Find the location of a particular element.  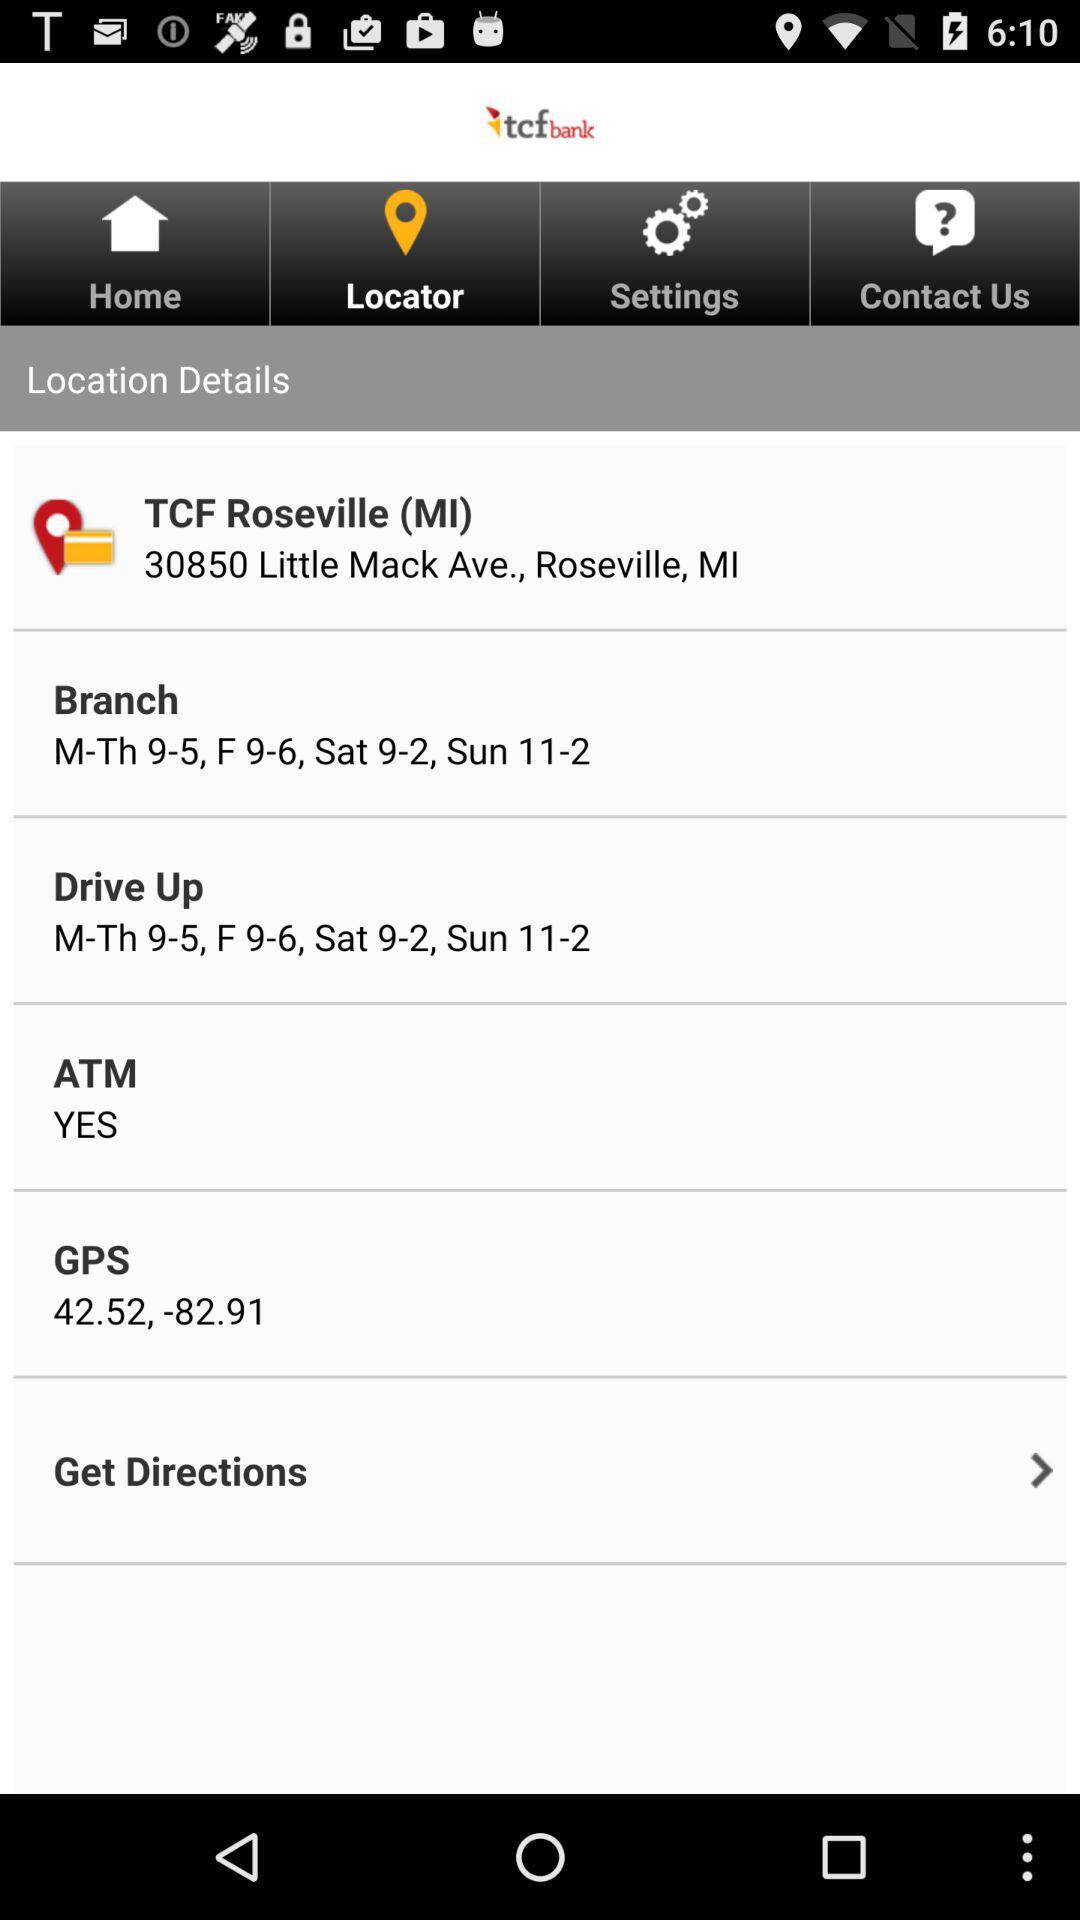

the get directions icon is located at coordinates (180, 1470).